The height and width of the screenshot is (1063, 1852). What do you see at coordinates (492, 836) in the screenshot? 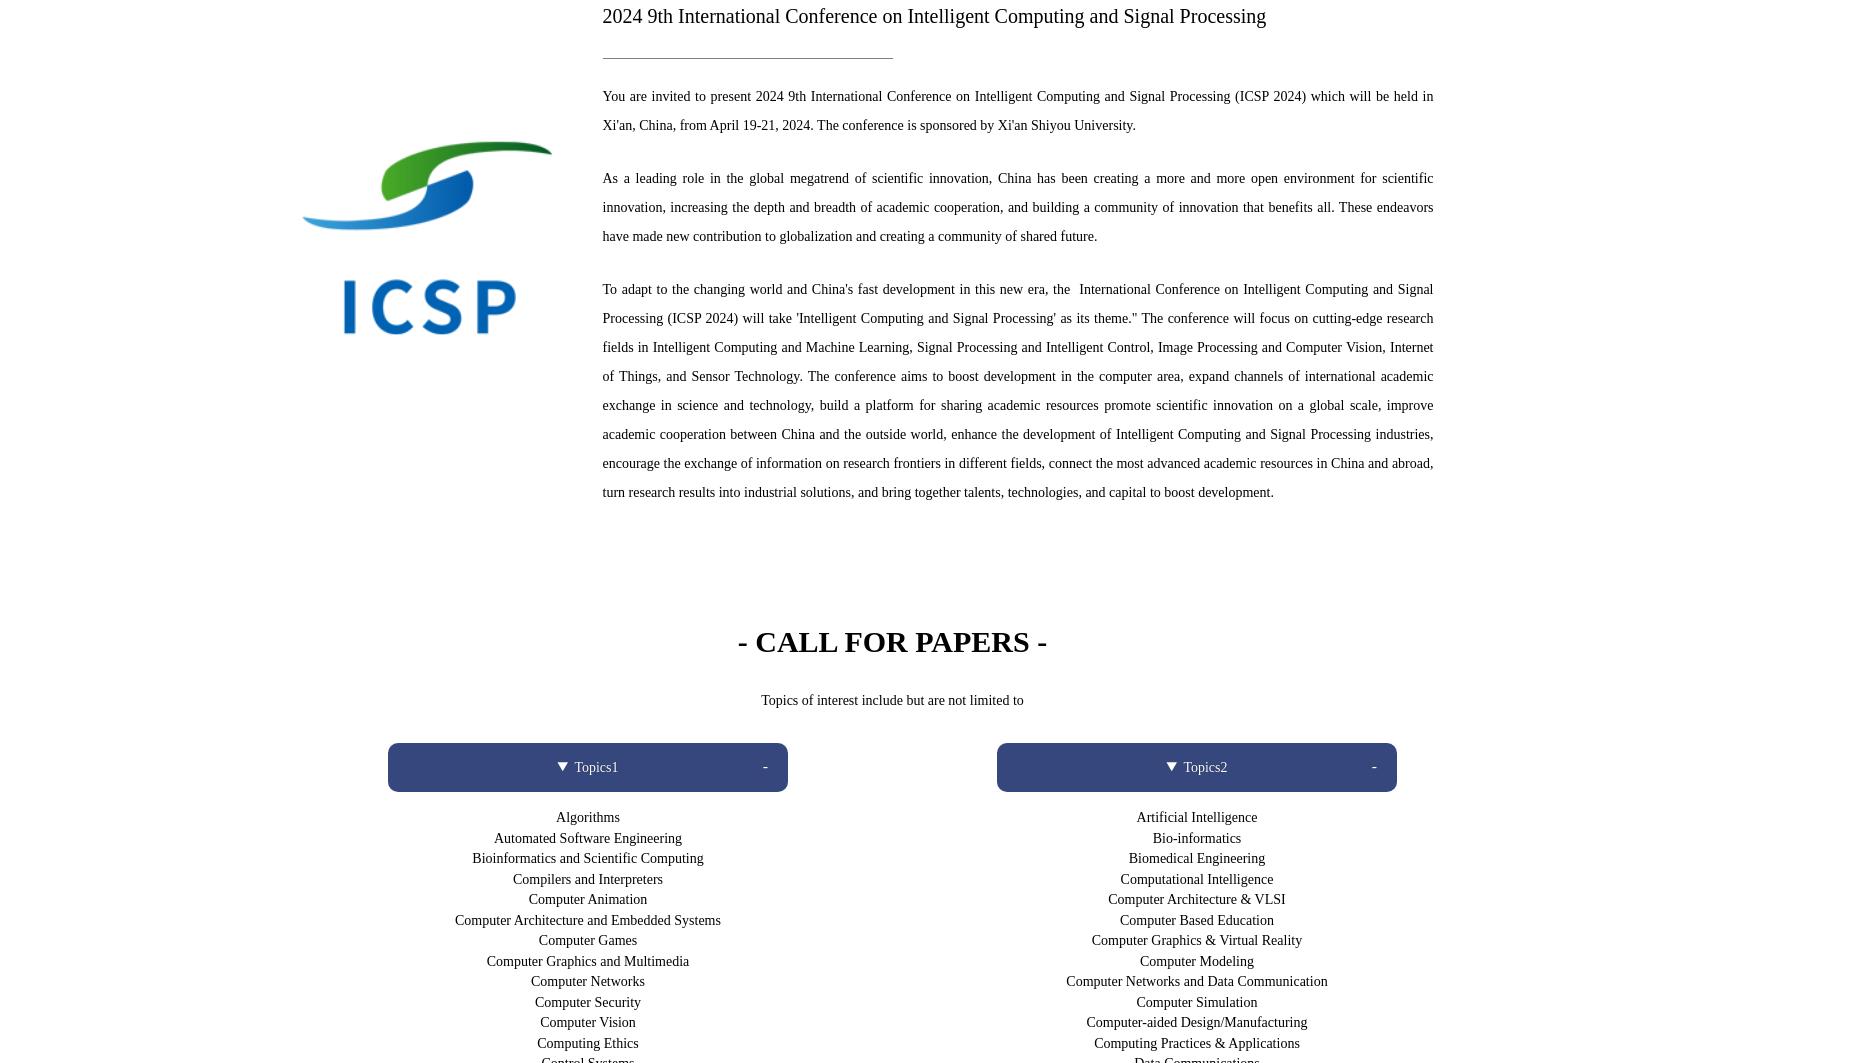
I see `'Automated Software Engineering'` at bounding box center [492, 836].